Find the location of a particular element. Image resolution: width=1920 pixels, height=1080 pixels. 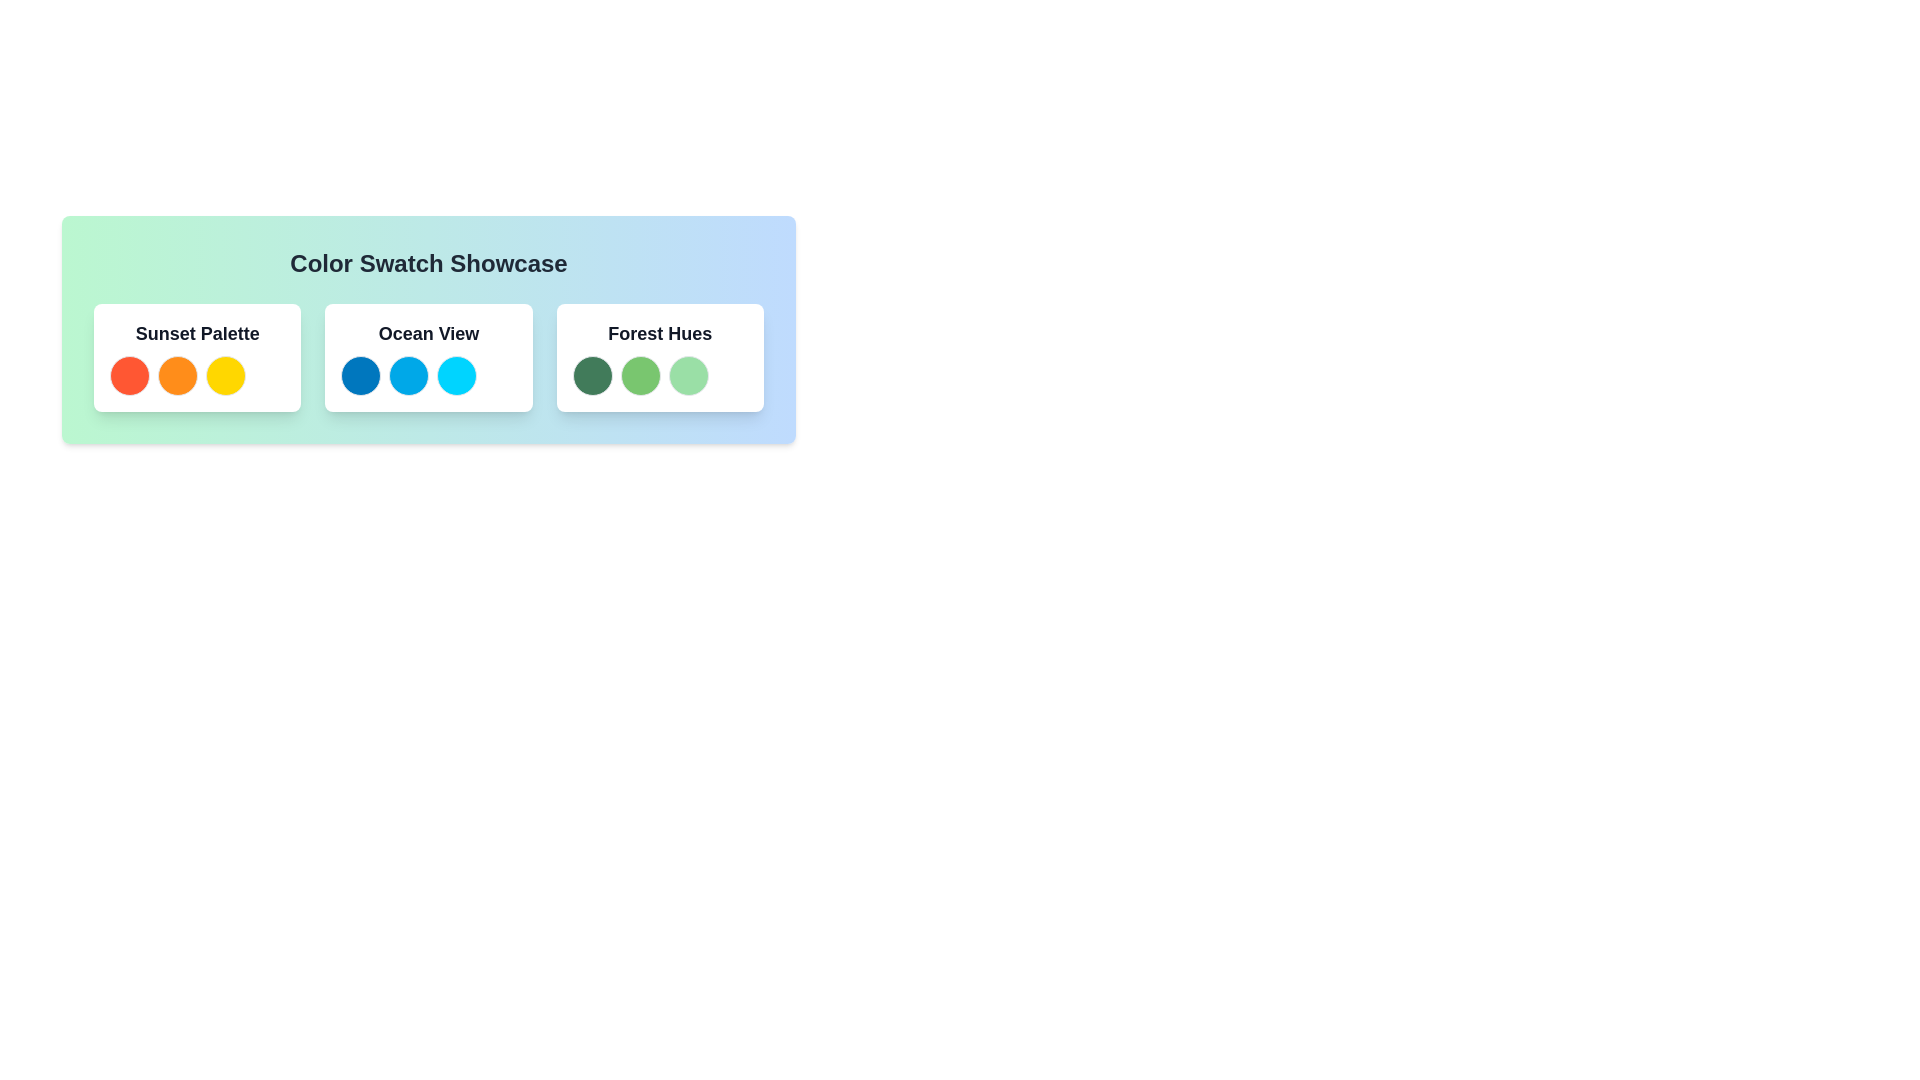

the 'Forest Hues' card, which is the third card in a grid with a white background, rounded corners, and a shadow effect, containing colored swatches at the bottom is located at coordinates (660, 357).